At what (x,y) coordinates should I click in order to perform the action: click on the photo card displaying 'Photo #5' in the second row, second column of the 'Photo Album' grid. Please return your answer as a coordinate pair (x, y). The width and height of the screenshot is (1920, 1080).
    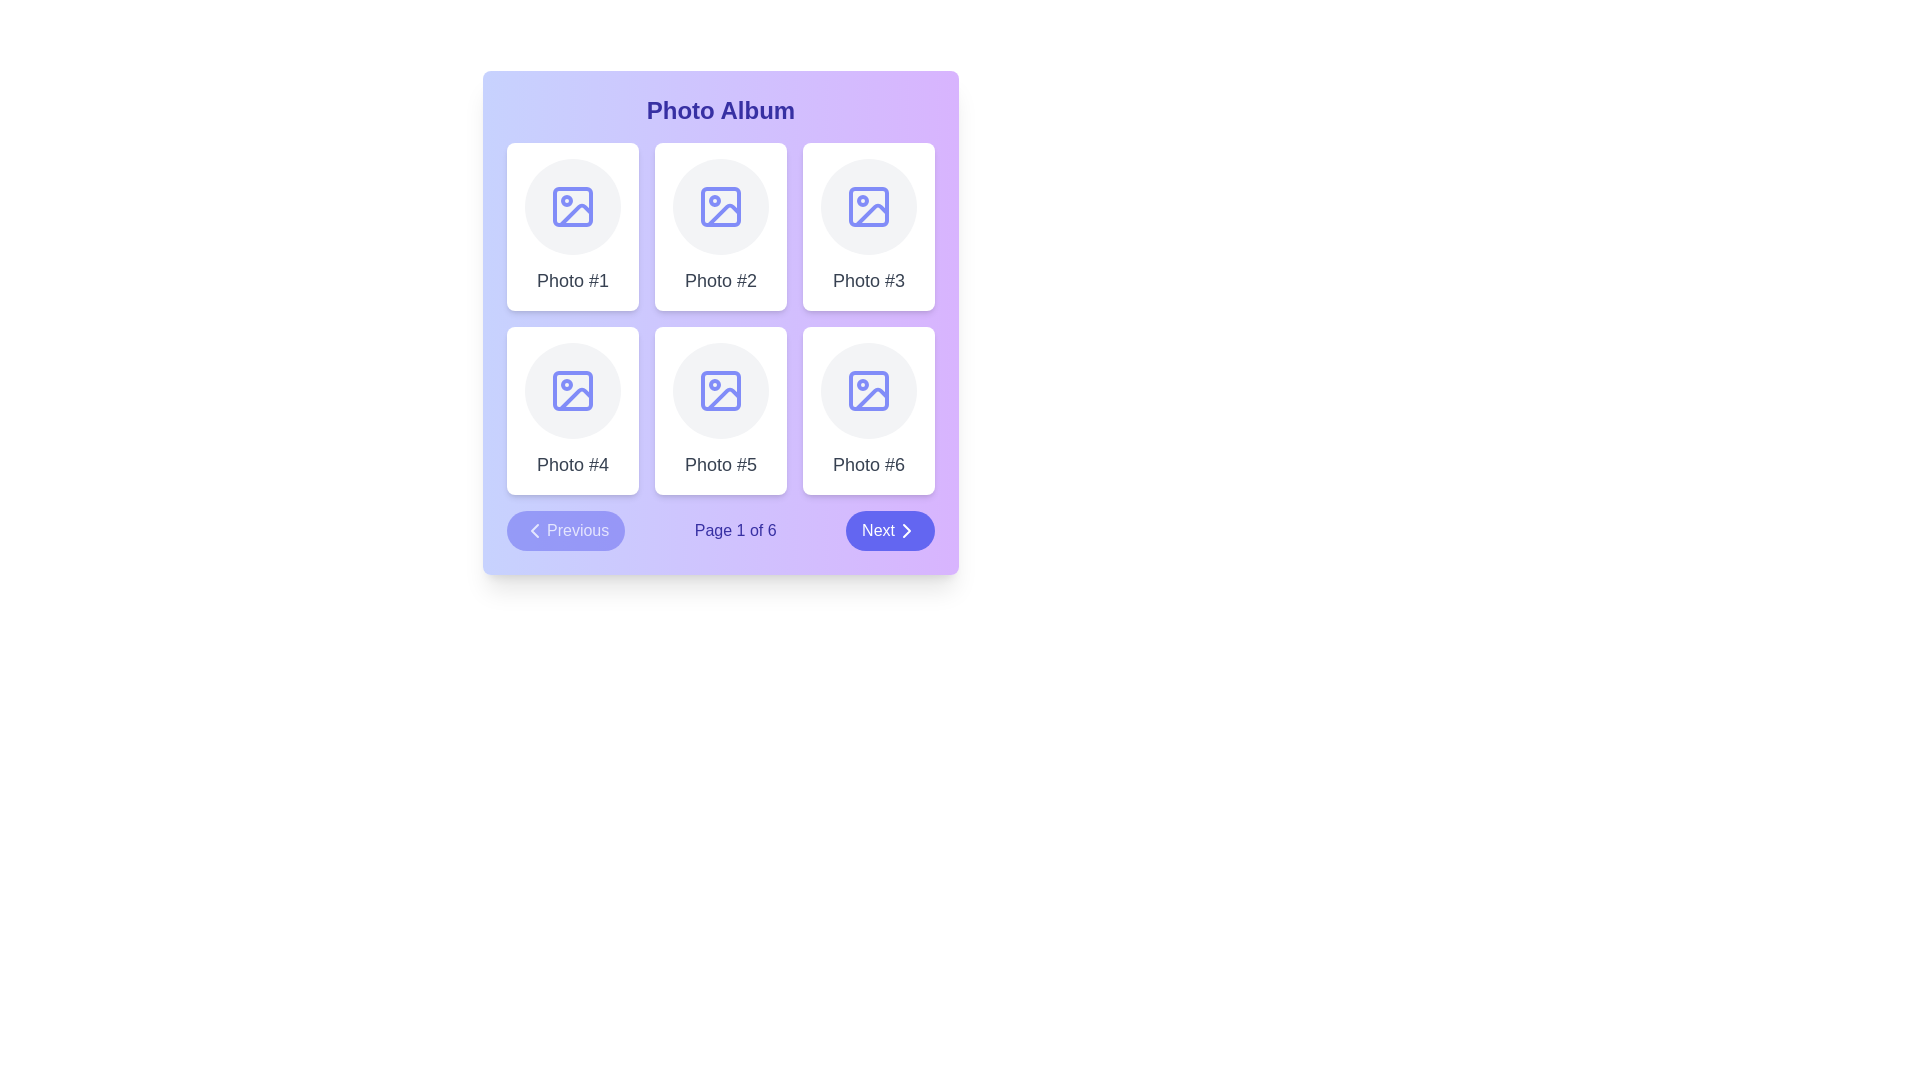
    Looking at the image, I should click on (720, 410).